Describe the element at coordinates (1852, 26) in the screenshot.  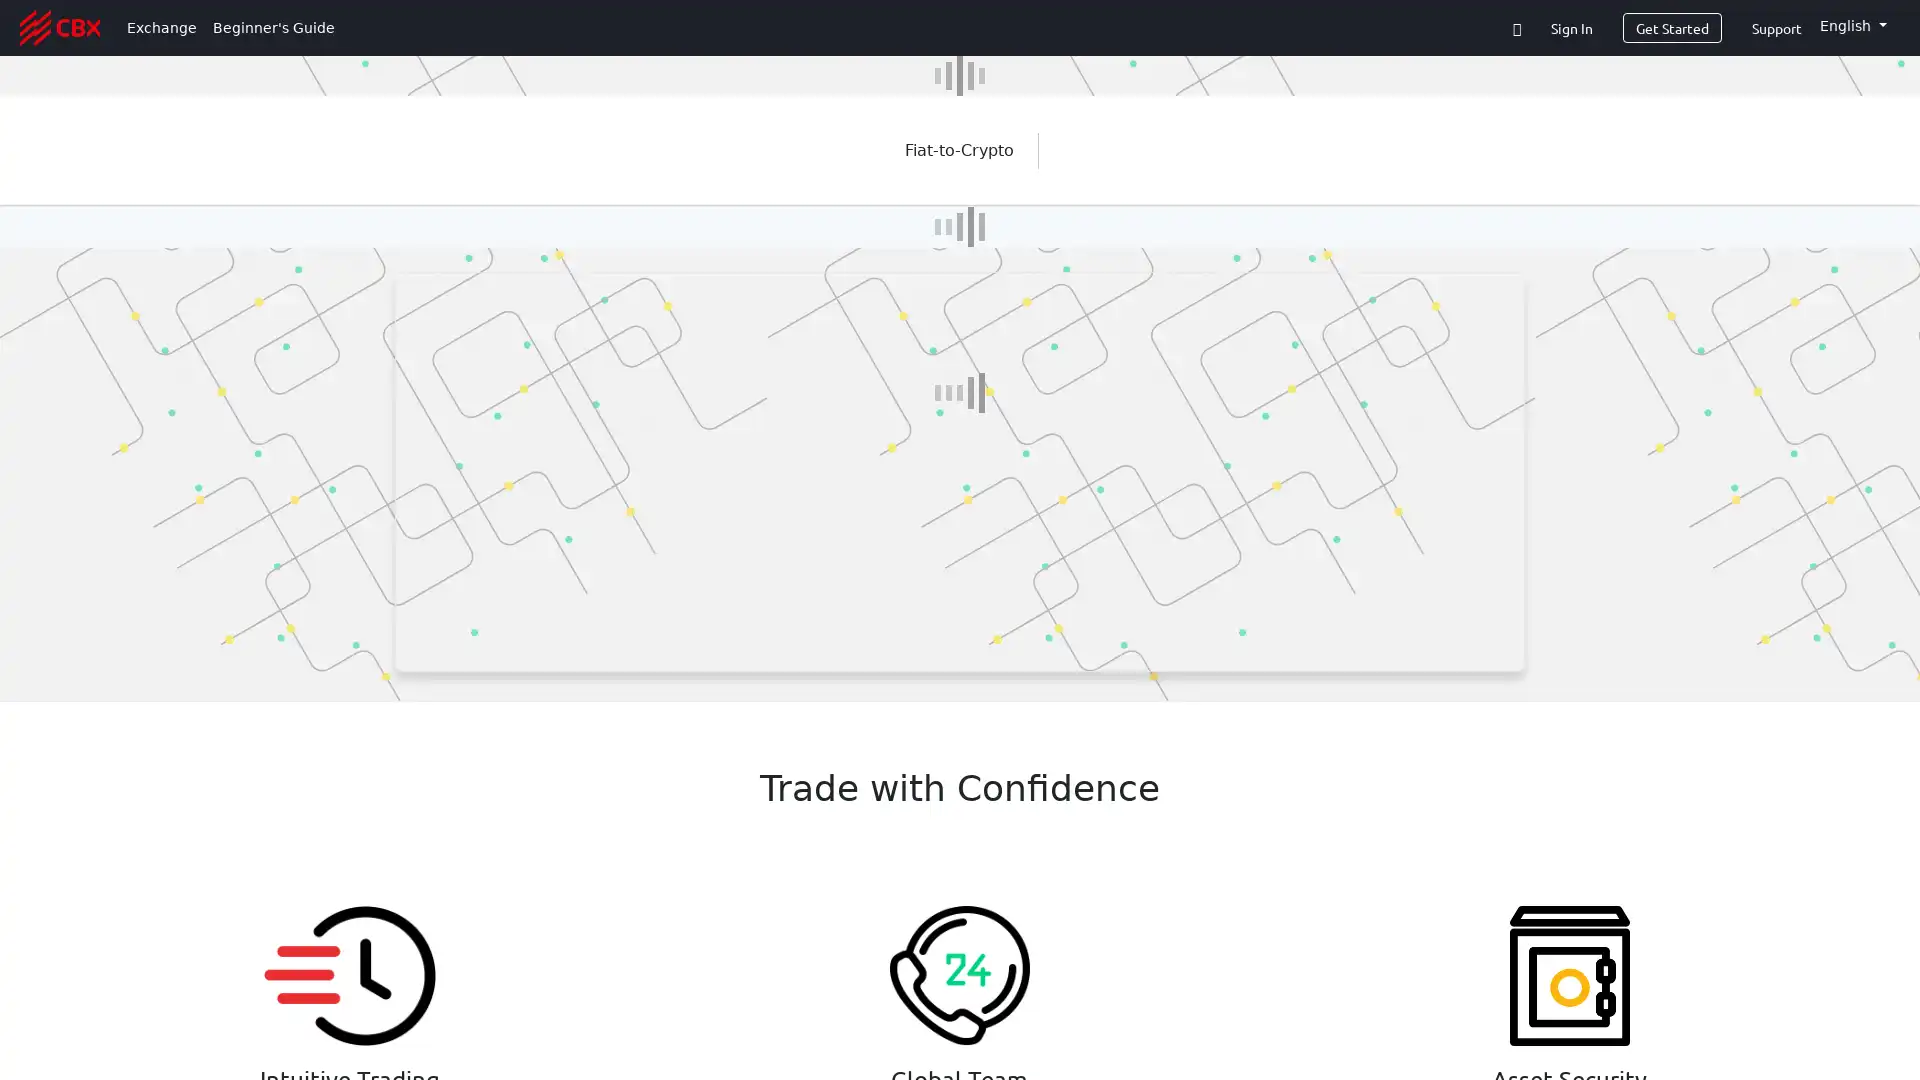
I see `English` at that location.